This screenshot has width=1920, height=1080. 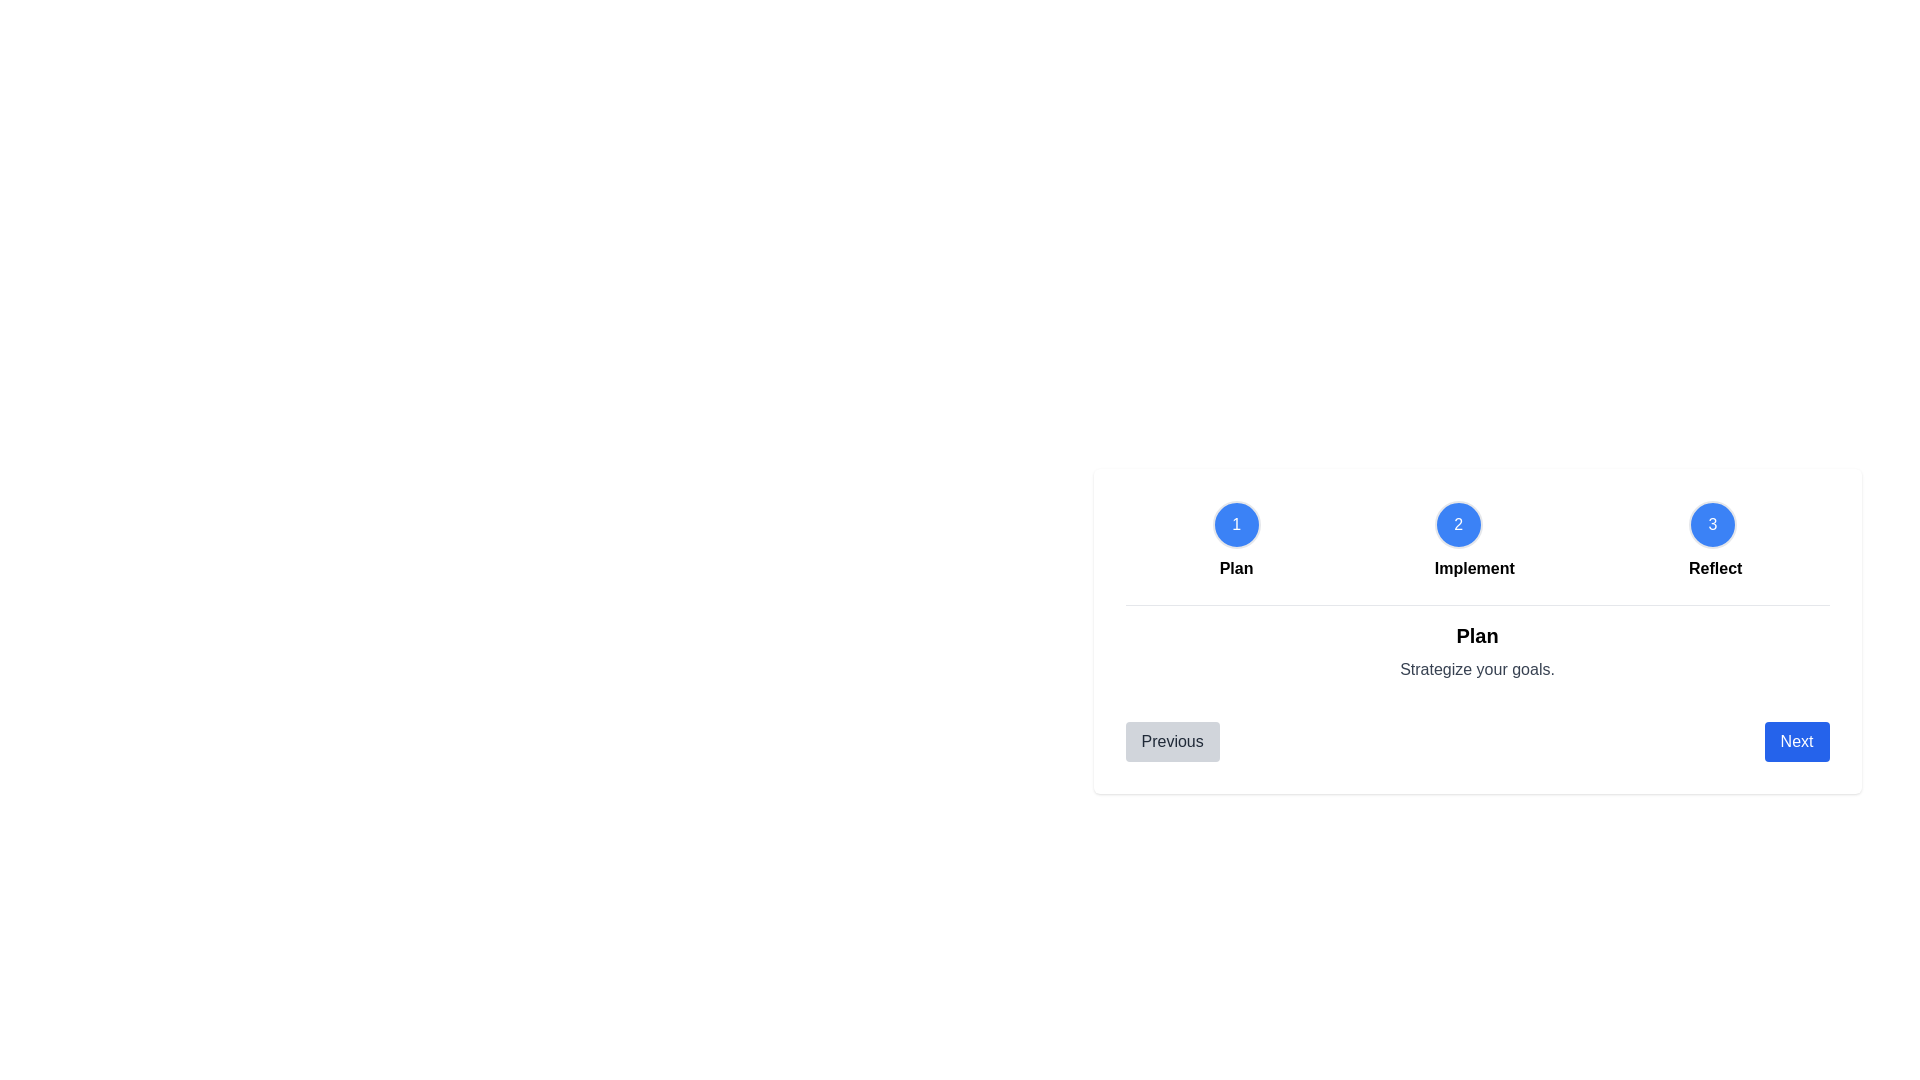 I want to click on the text content of the current milestone step, so click(x=1477, y=636).